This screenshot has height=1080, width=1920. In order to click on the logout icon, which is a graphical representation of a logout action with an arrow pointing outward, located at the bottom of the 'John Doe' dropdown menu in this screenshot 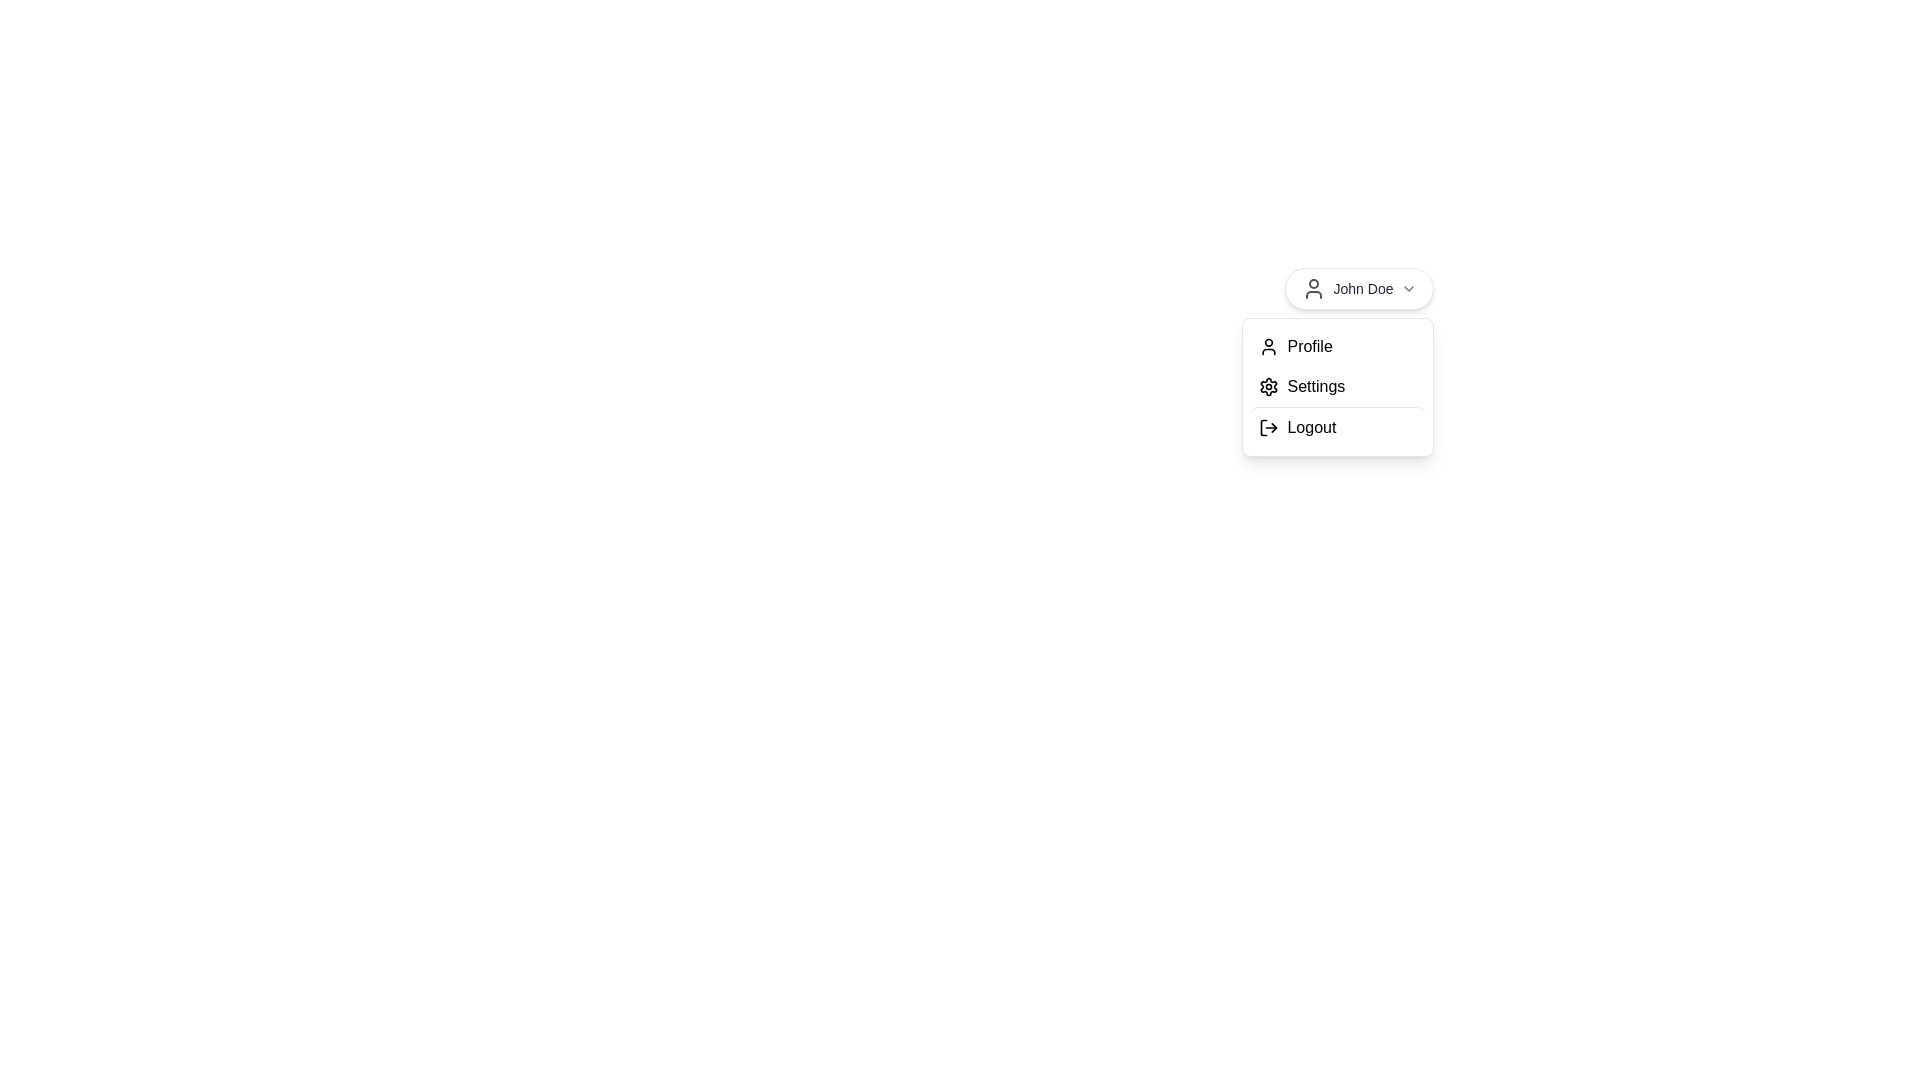, I will do `click(1268, 427)`.